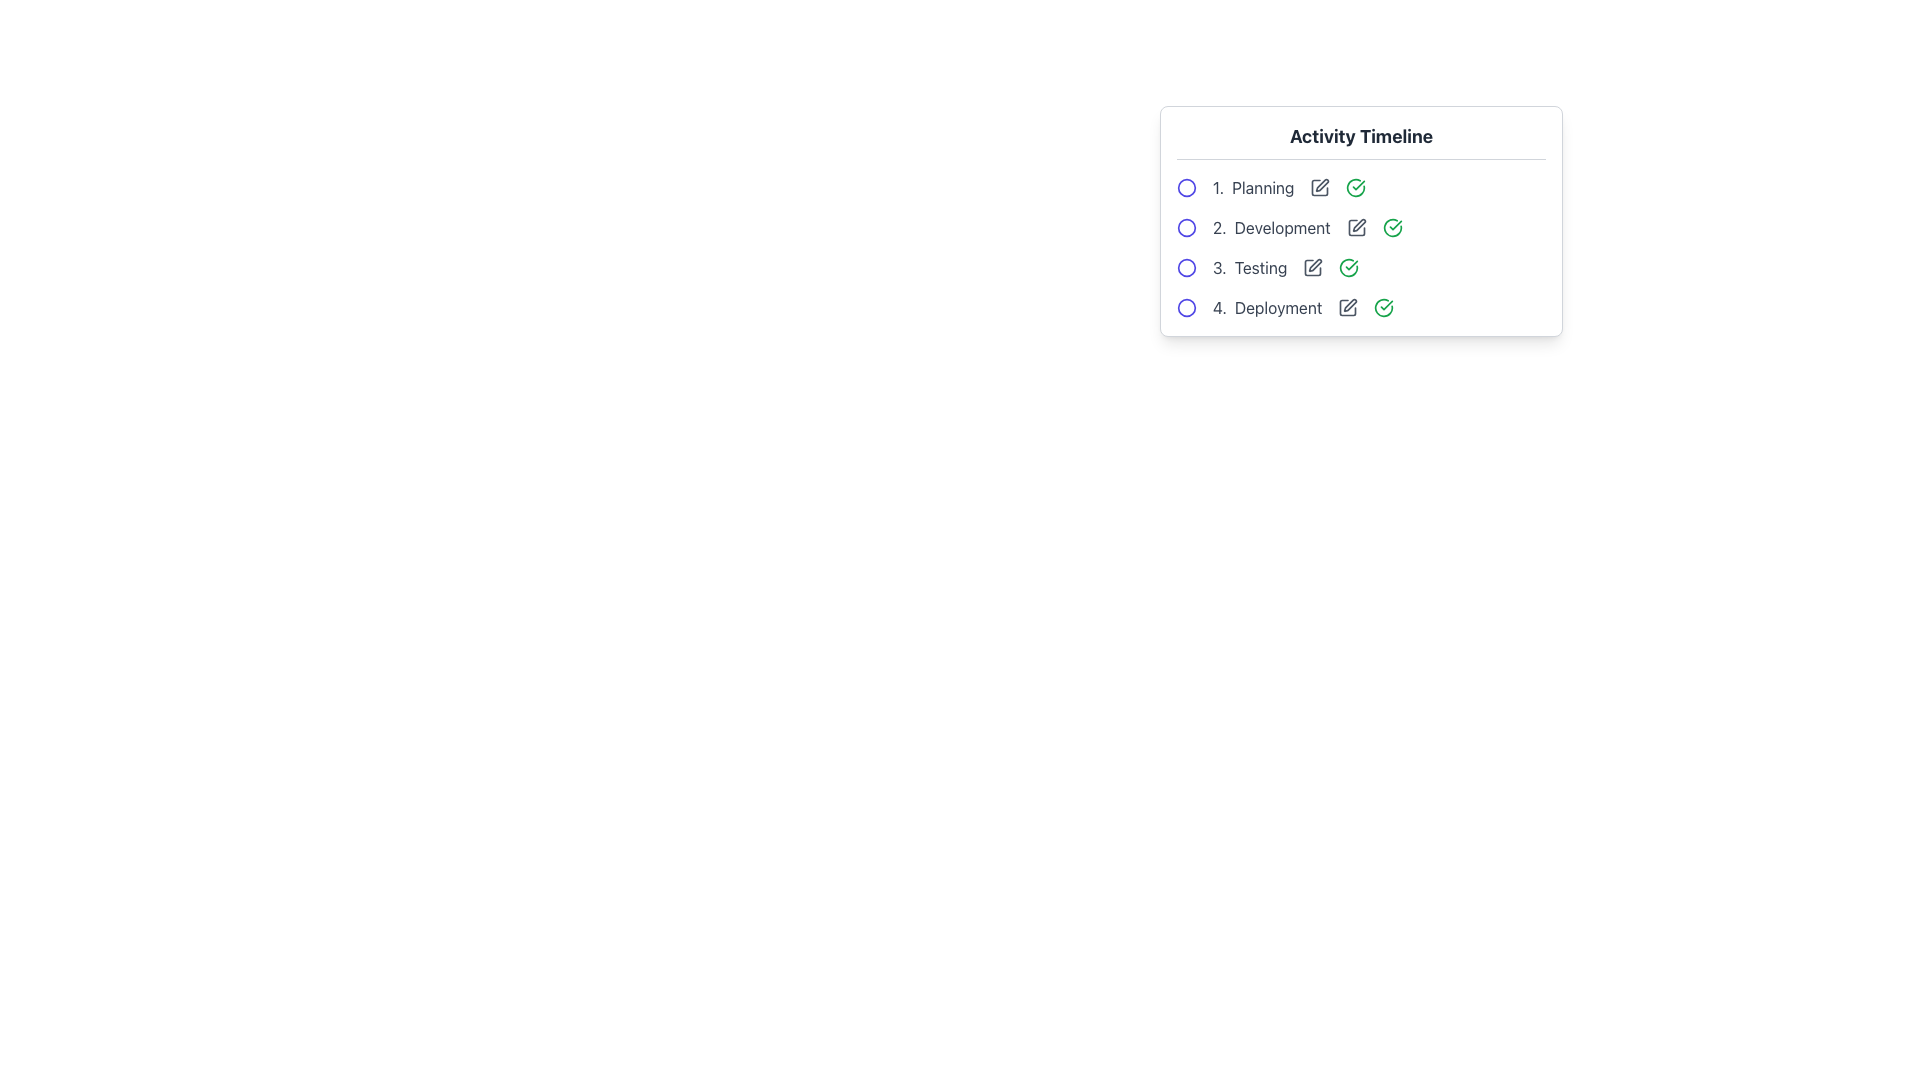 The height and width of the screenshot is (1080, 1920). I want to click on the circular green outlined icon with a checkmark symbol located to the right of the text '1. Planning' in the Activity Timeline list, so click(1356, 188).